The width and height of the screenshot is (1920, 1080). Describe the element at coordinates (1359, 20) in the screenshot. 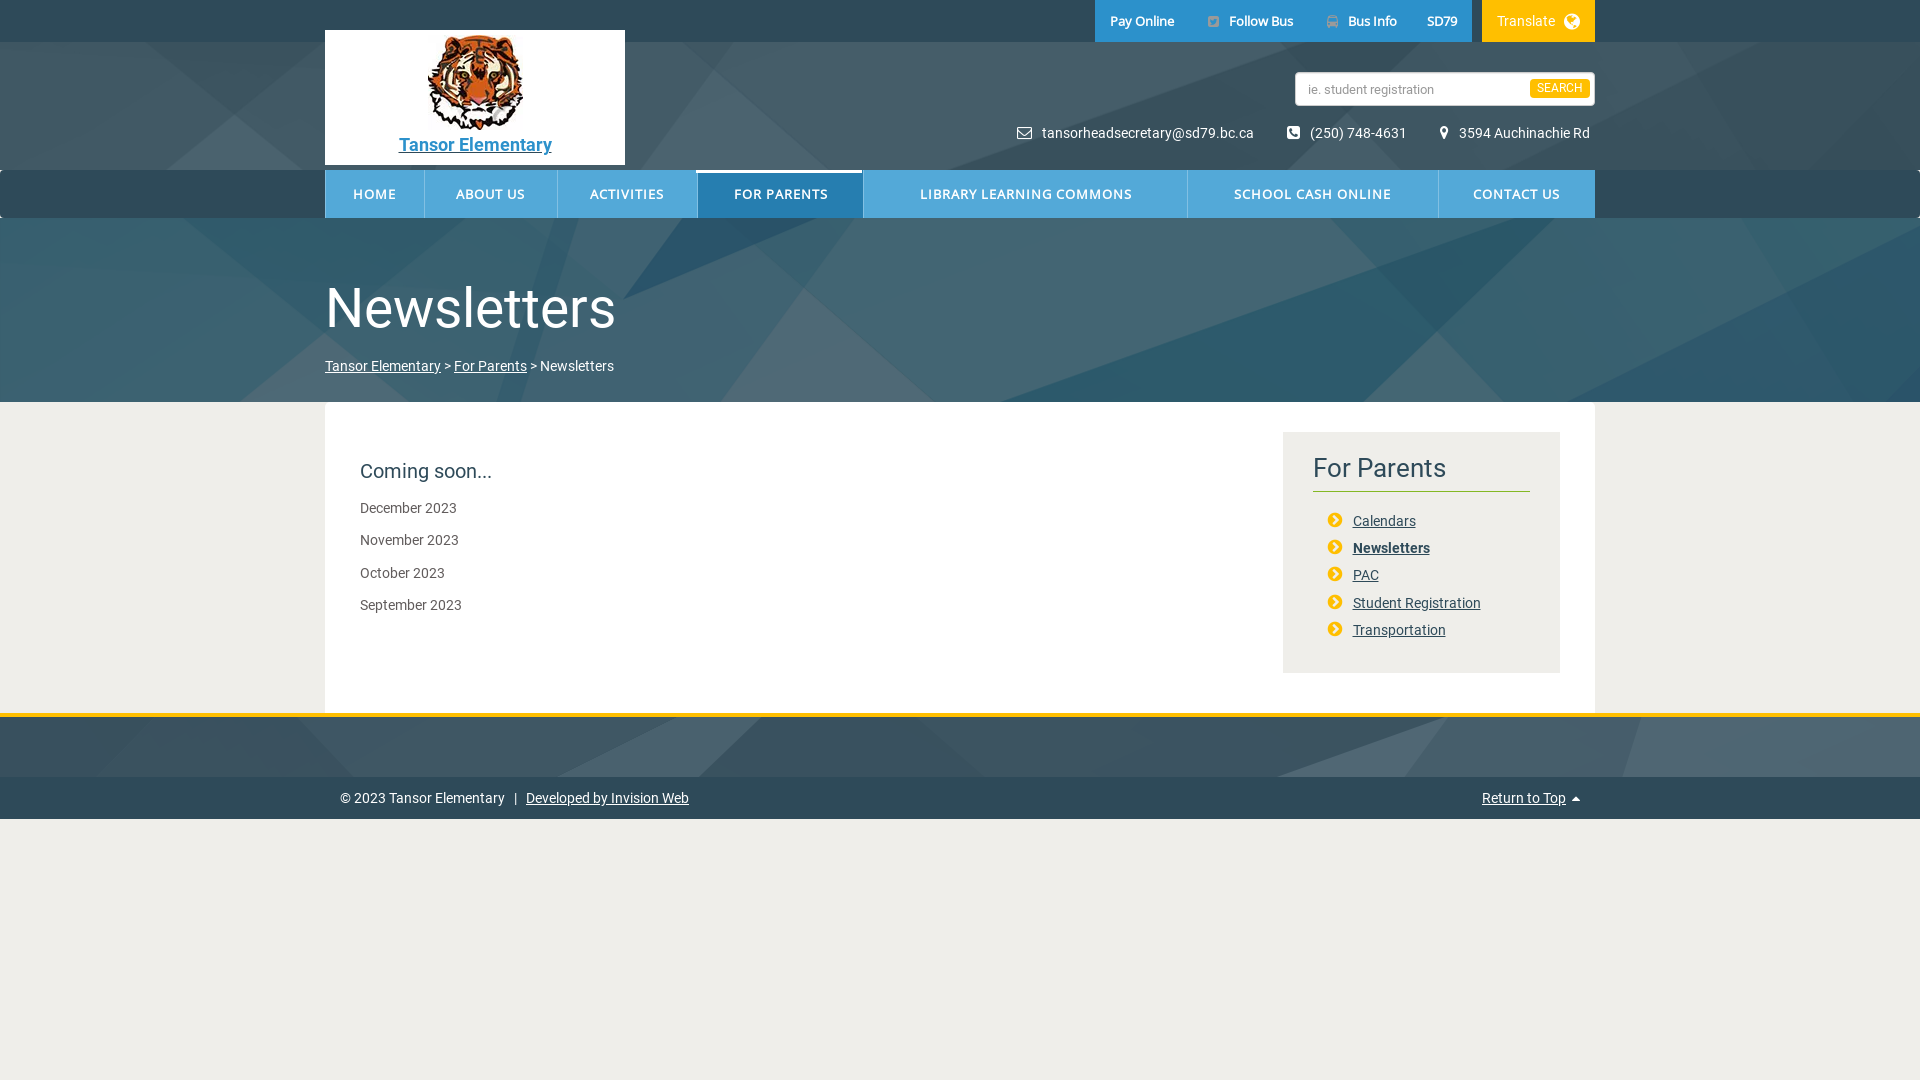

I see `'Bus Info'` at that location.